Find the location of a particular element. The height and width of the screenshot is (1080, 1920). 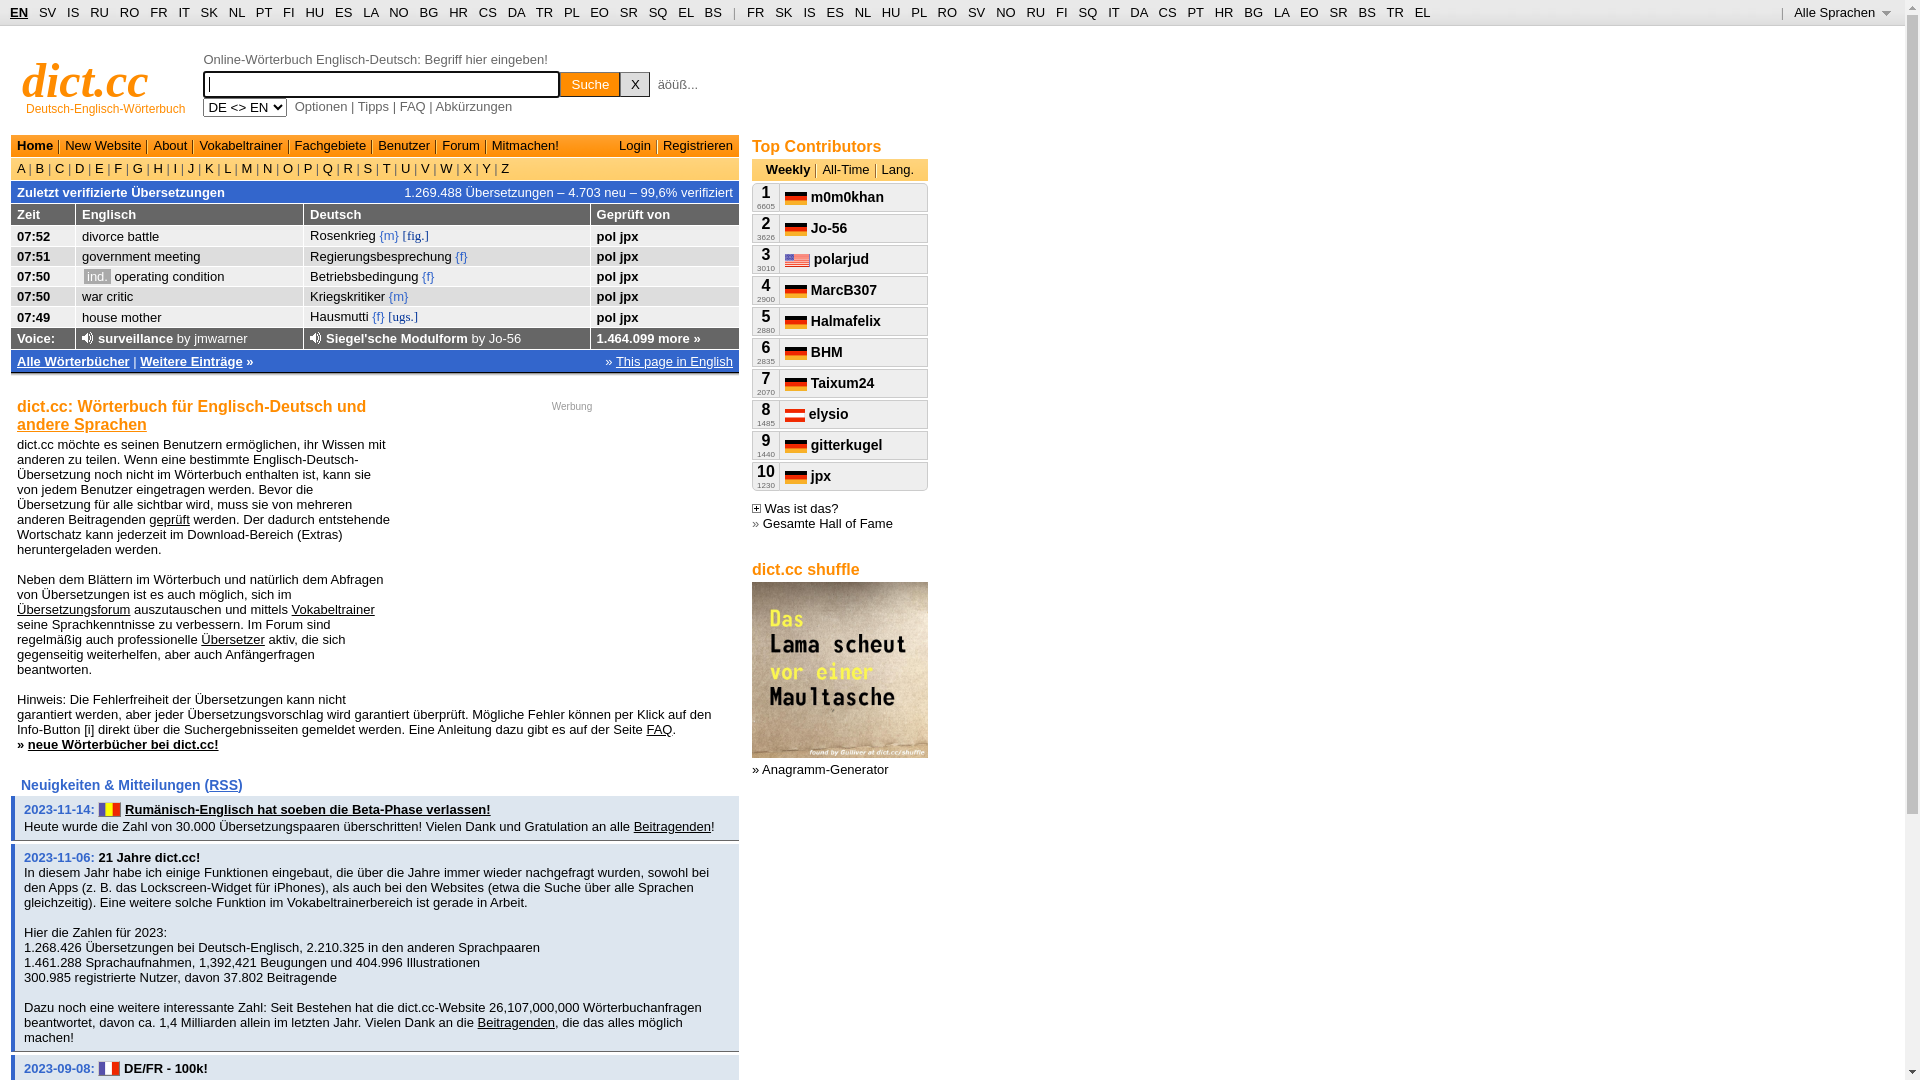

'BS' is located at coordinates (713, 12).